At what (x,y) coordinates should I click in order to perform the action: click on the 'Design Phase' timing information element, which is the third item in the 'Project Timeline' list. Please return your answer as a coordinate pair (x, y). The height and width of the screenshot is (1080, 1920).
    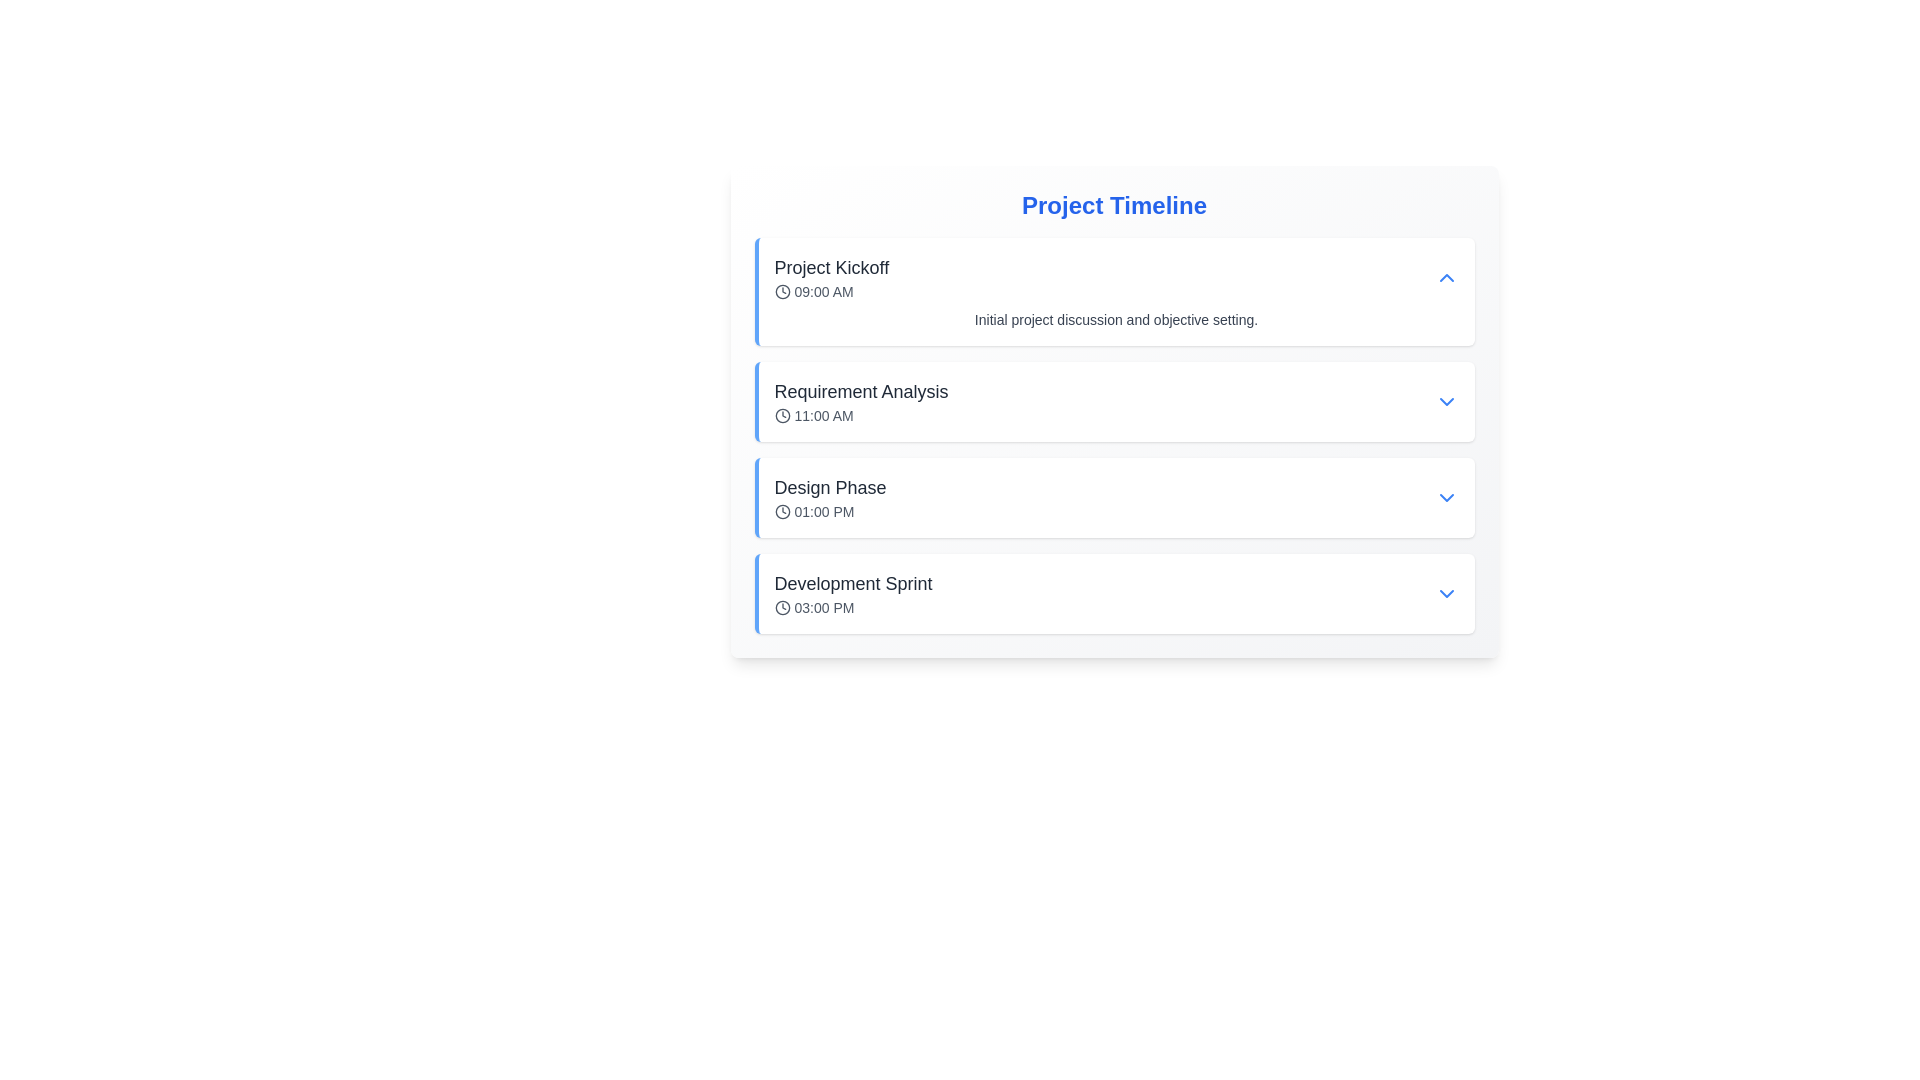
    Looking at the image, I should click on (1115, 496).